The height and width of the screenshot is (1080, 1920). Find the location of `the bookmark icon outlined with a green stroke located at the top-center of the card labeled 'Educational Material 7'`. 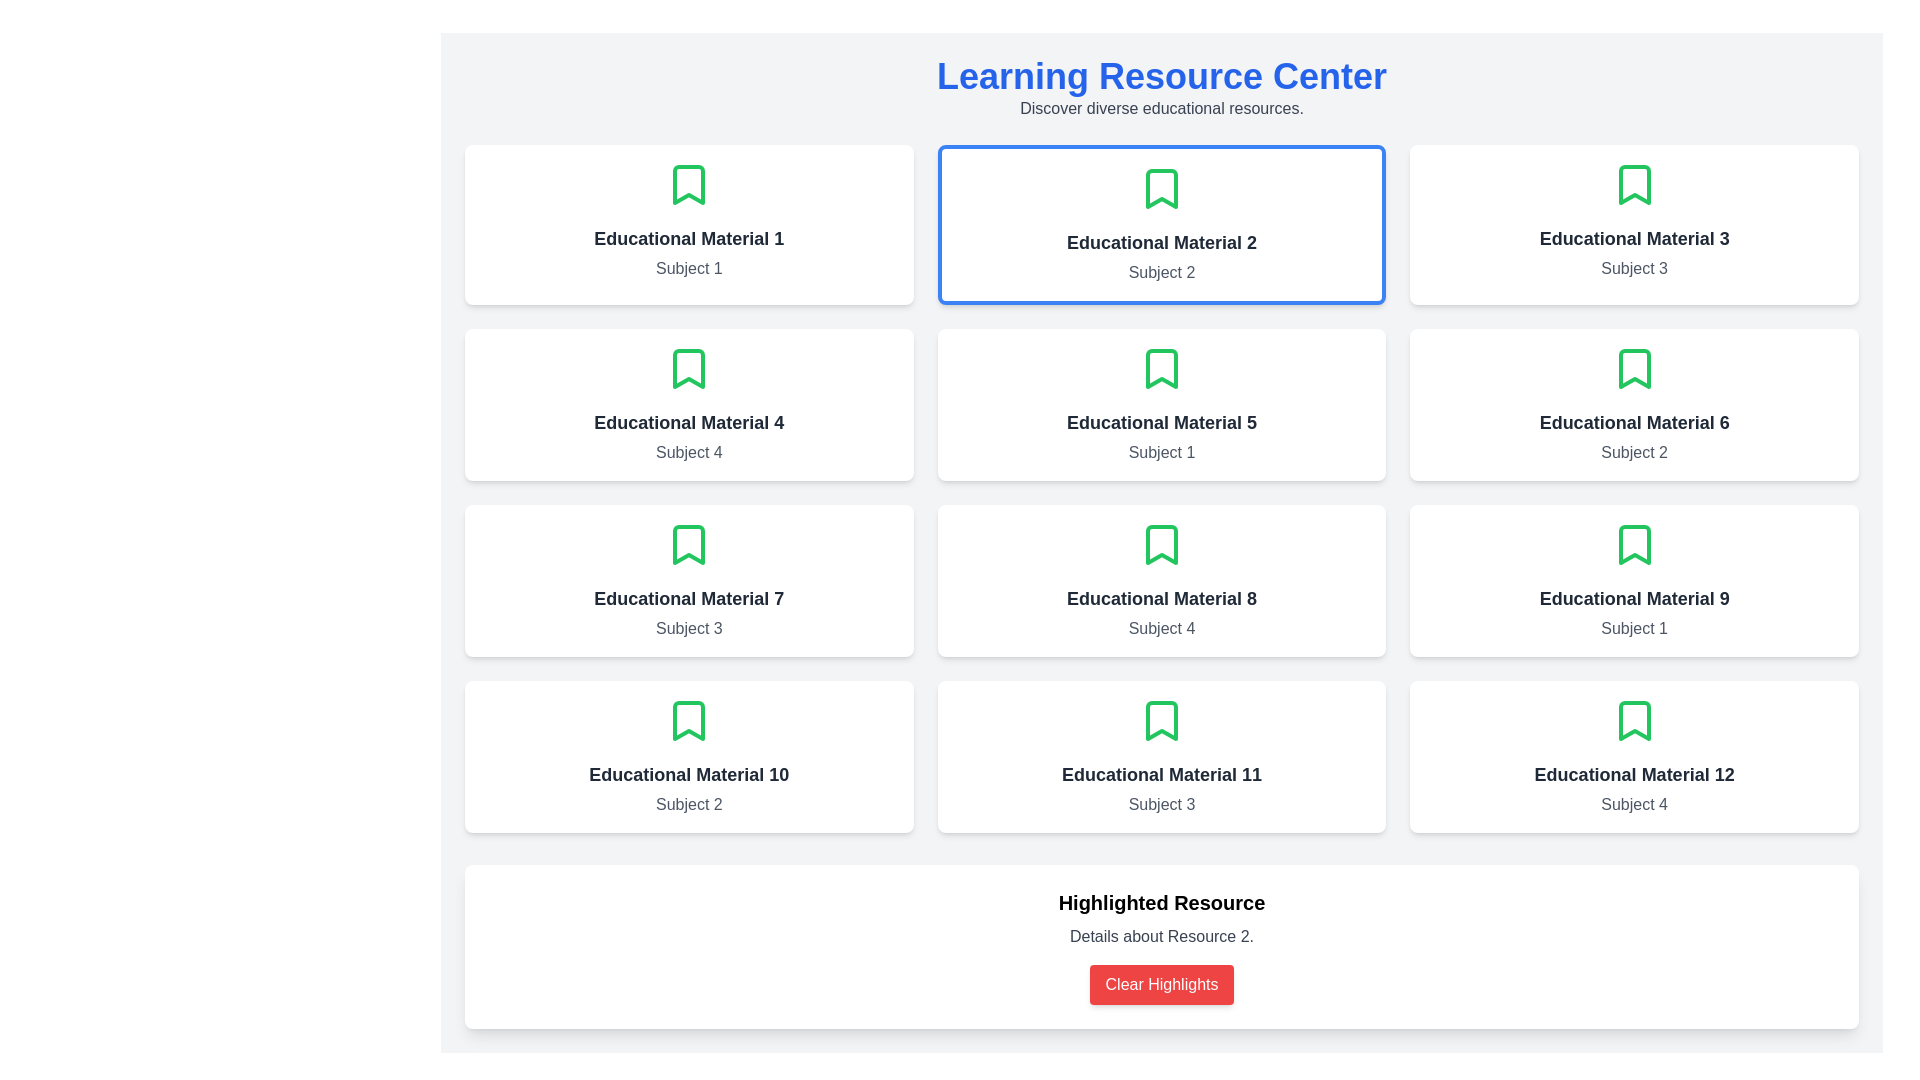

the bookmark icon outlined with a green stroke located at the top-center of the card labeled 'Educational Material 7' is located at coordinates (689, 544).